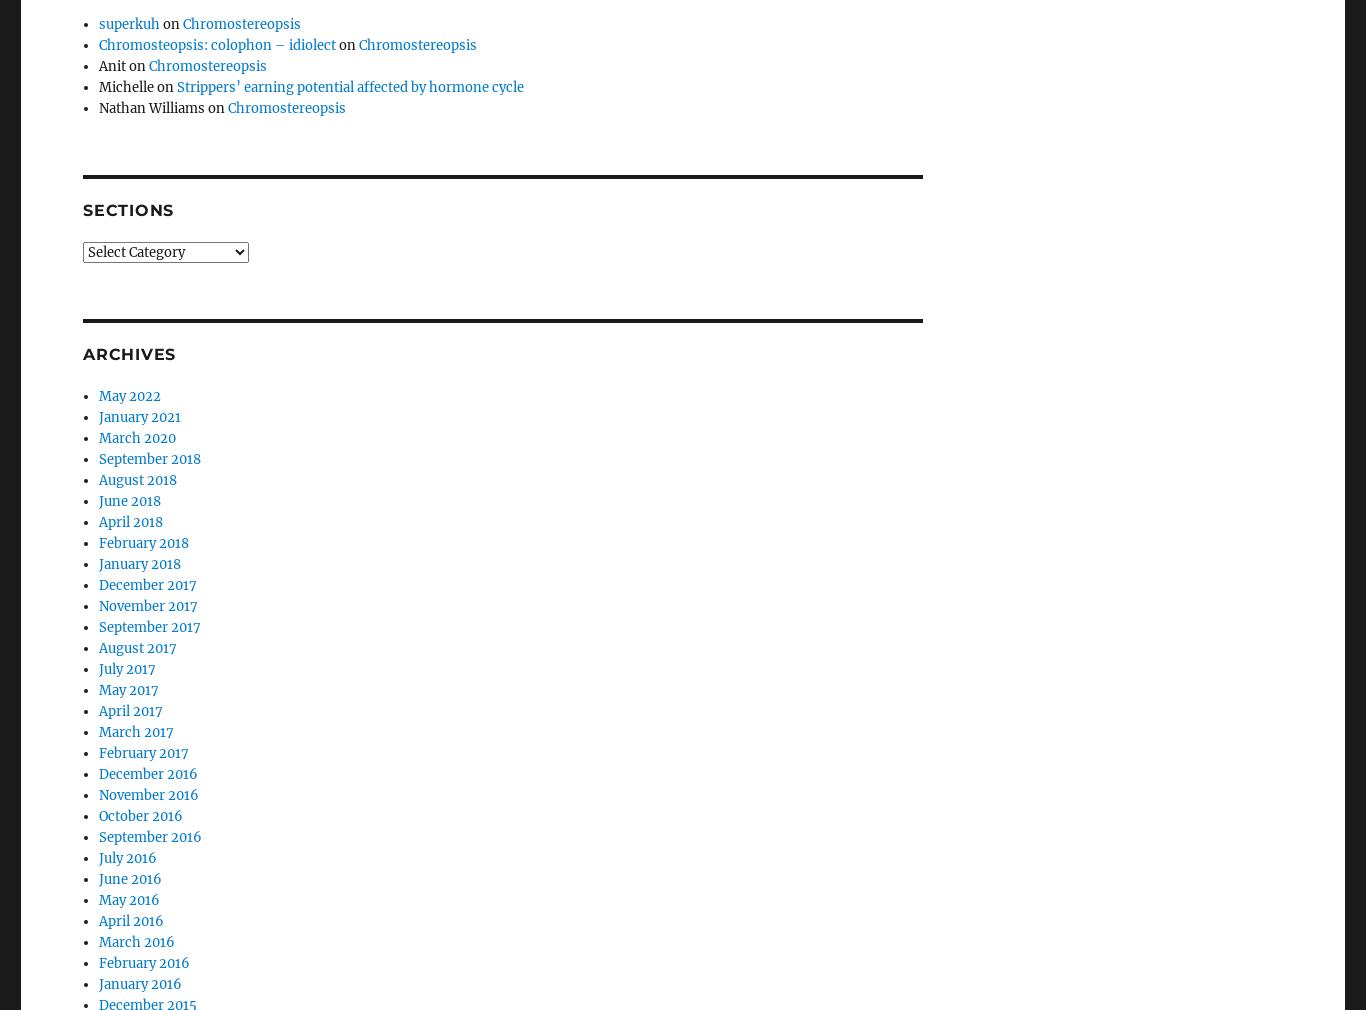 The image size is (1366, 1010). I want to click on 'June 2018', so click(129, 446).